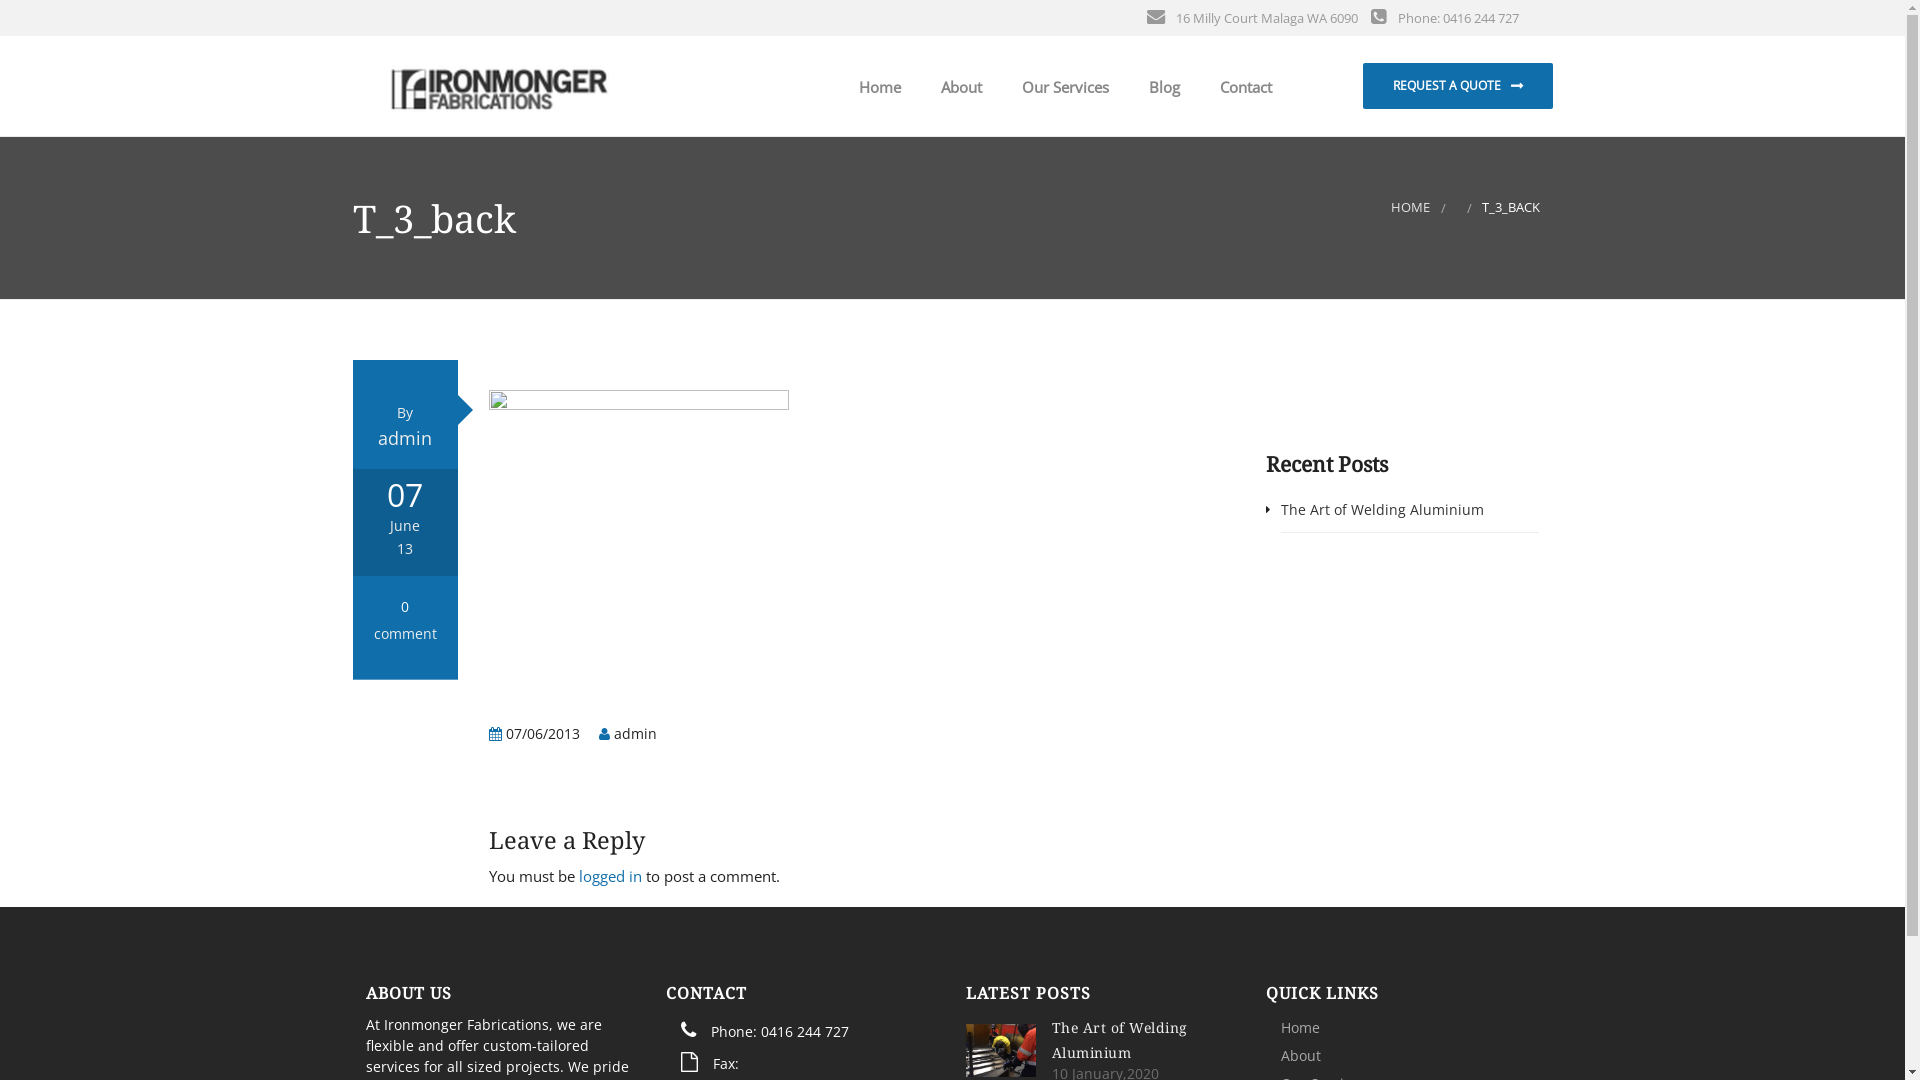 This screenshot has width=1920, height=1080. What do you see at coordinates (1069, 201) in the screenshot?
I see `'Fabrication'` at bounding box center [1069, 201].